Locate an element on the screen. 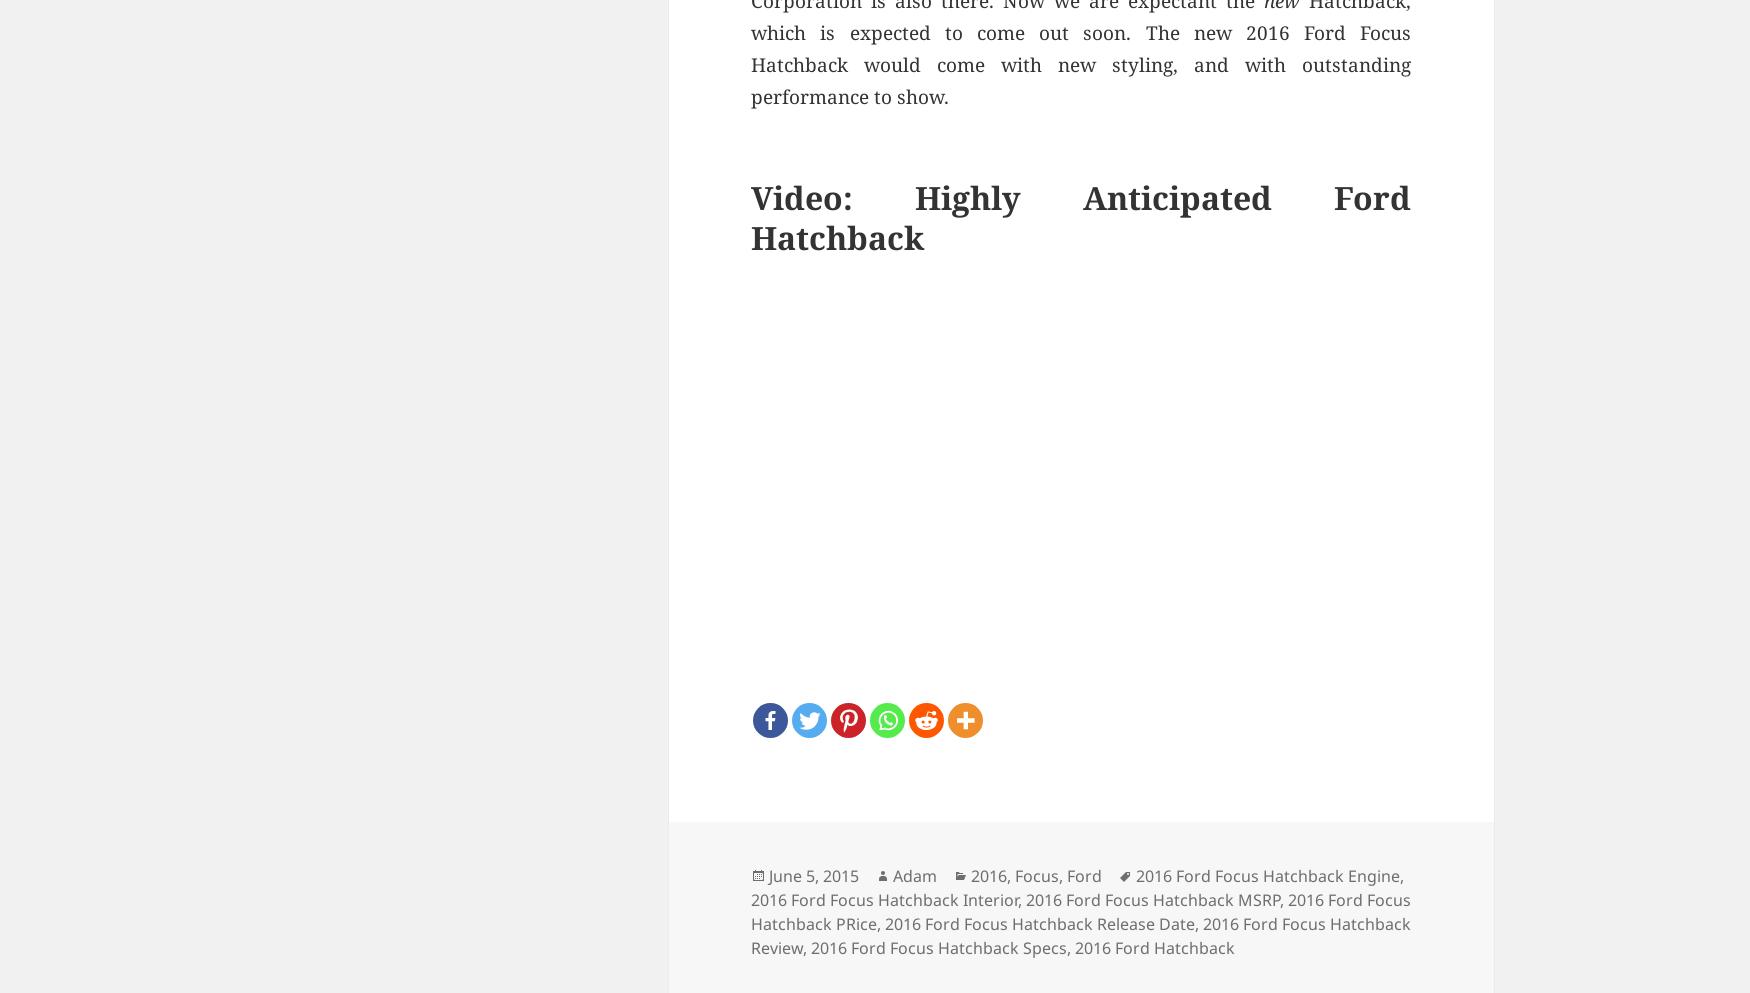  '2016 Ford Focus Hatchback Engine' is located at coordinates (1134, 874).